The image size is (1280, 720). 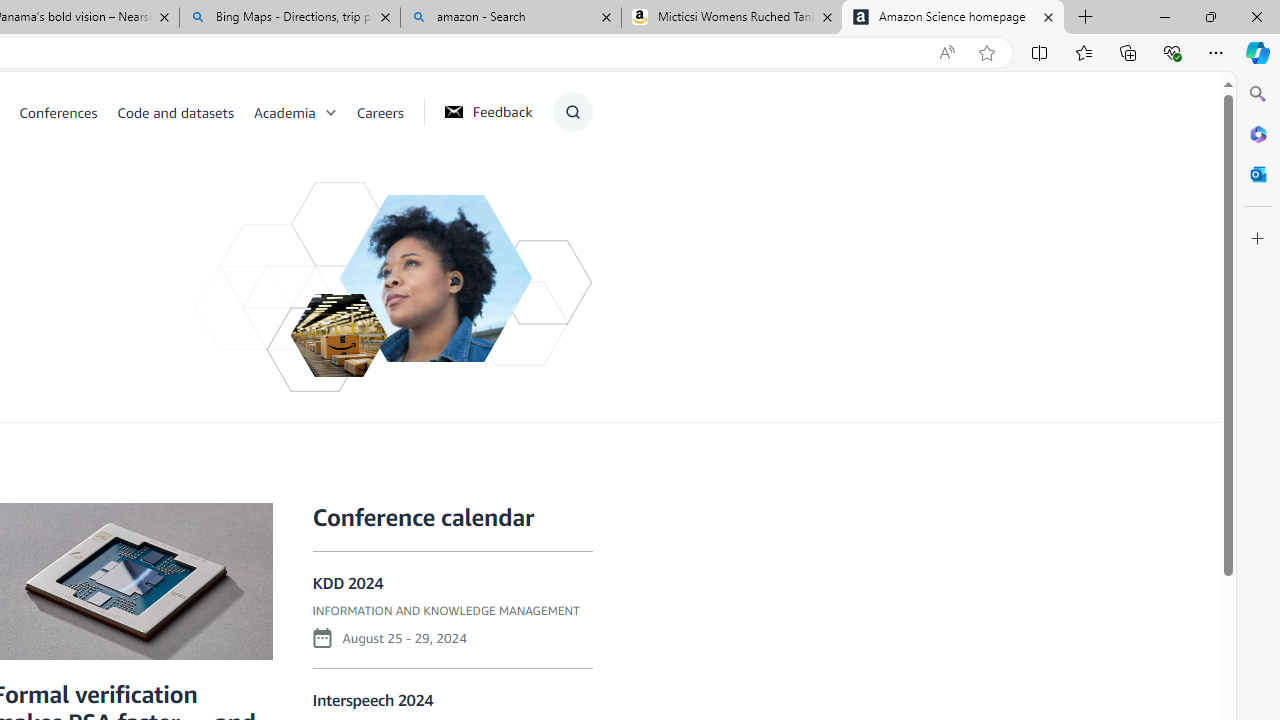 What do you see at coordinates (330, 111) in the screenshot?
I see `'Open Sub Navigation'` at bounding box center [330, 111].